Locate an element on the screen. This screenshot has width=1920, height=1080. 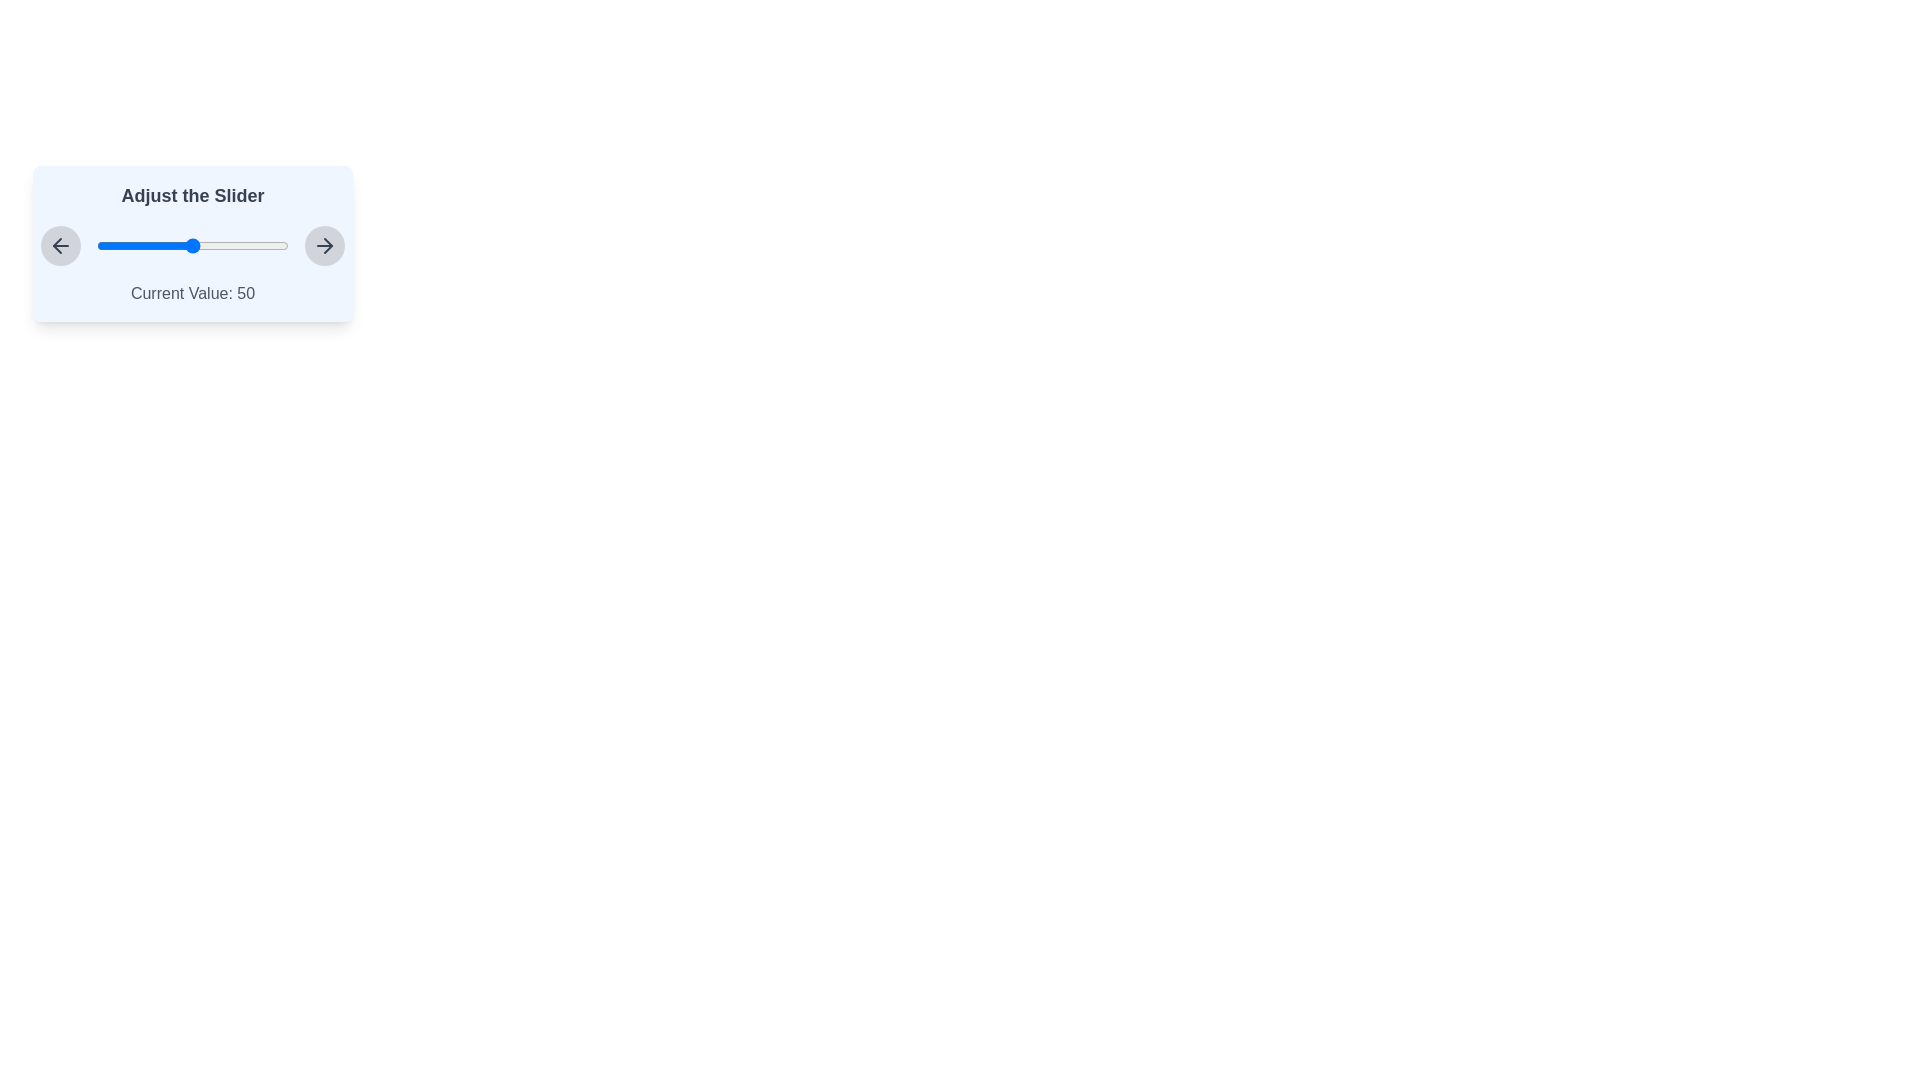
the slider is located at coordinates (169, 245).